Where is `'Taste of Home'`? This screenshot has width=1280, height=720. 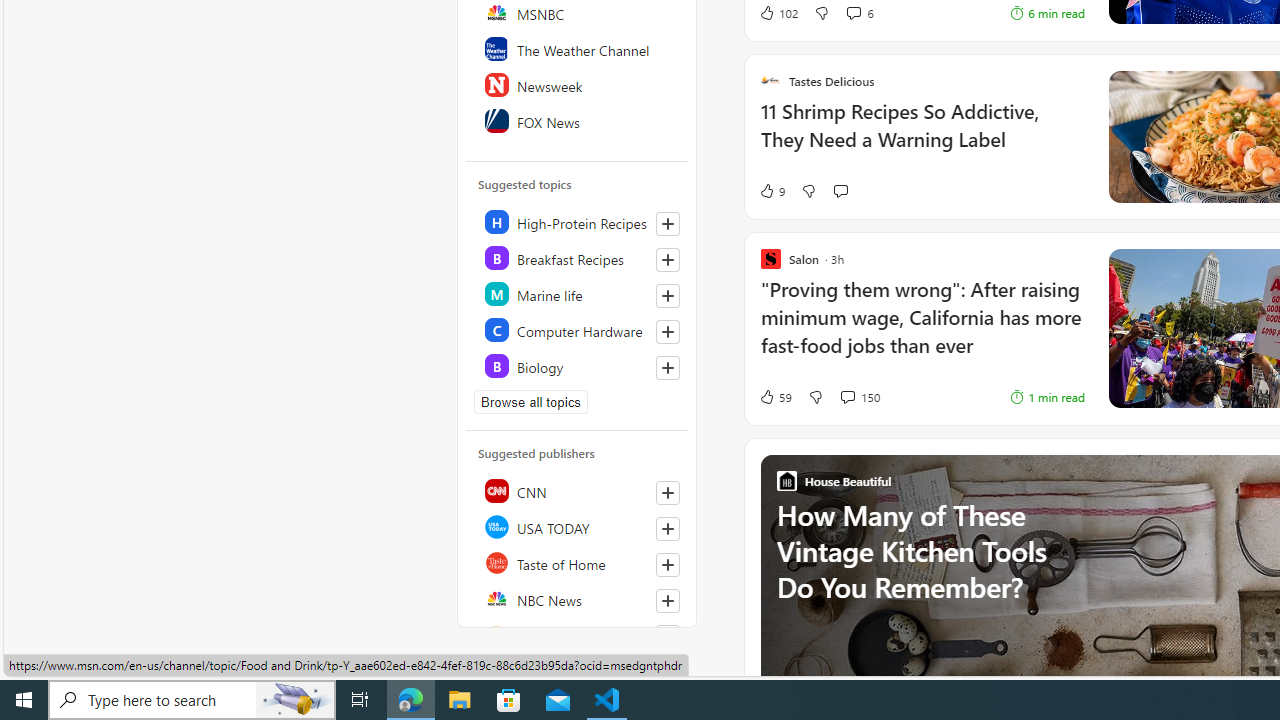 'Taste of Home' is located at coordinates (577, 563).